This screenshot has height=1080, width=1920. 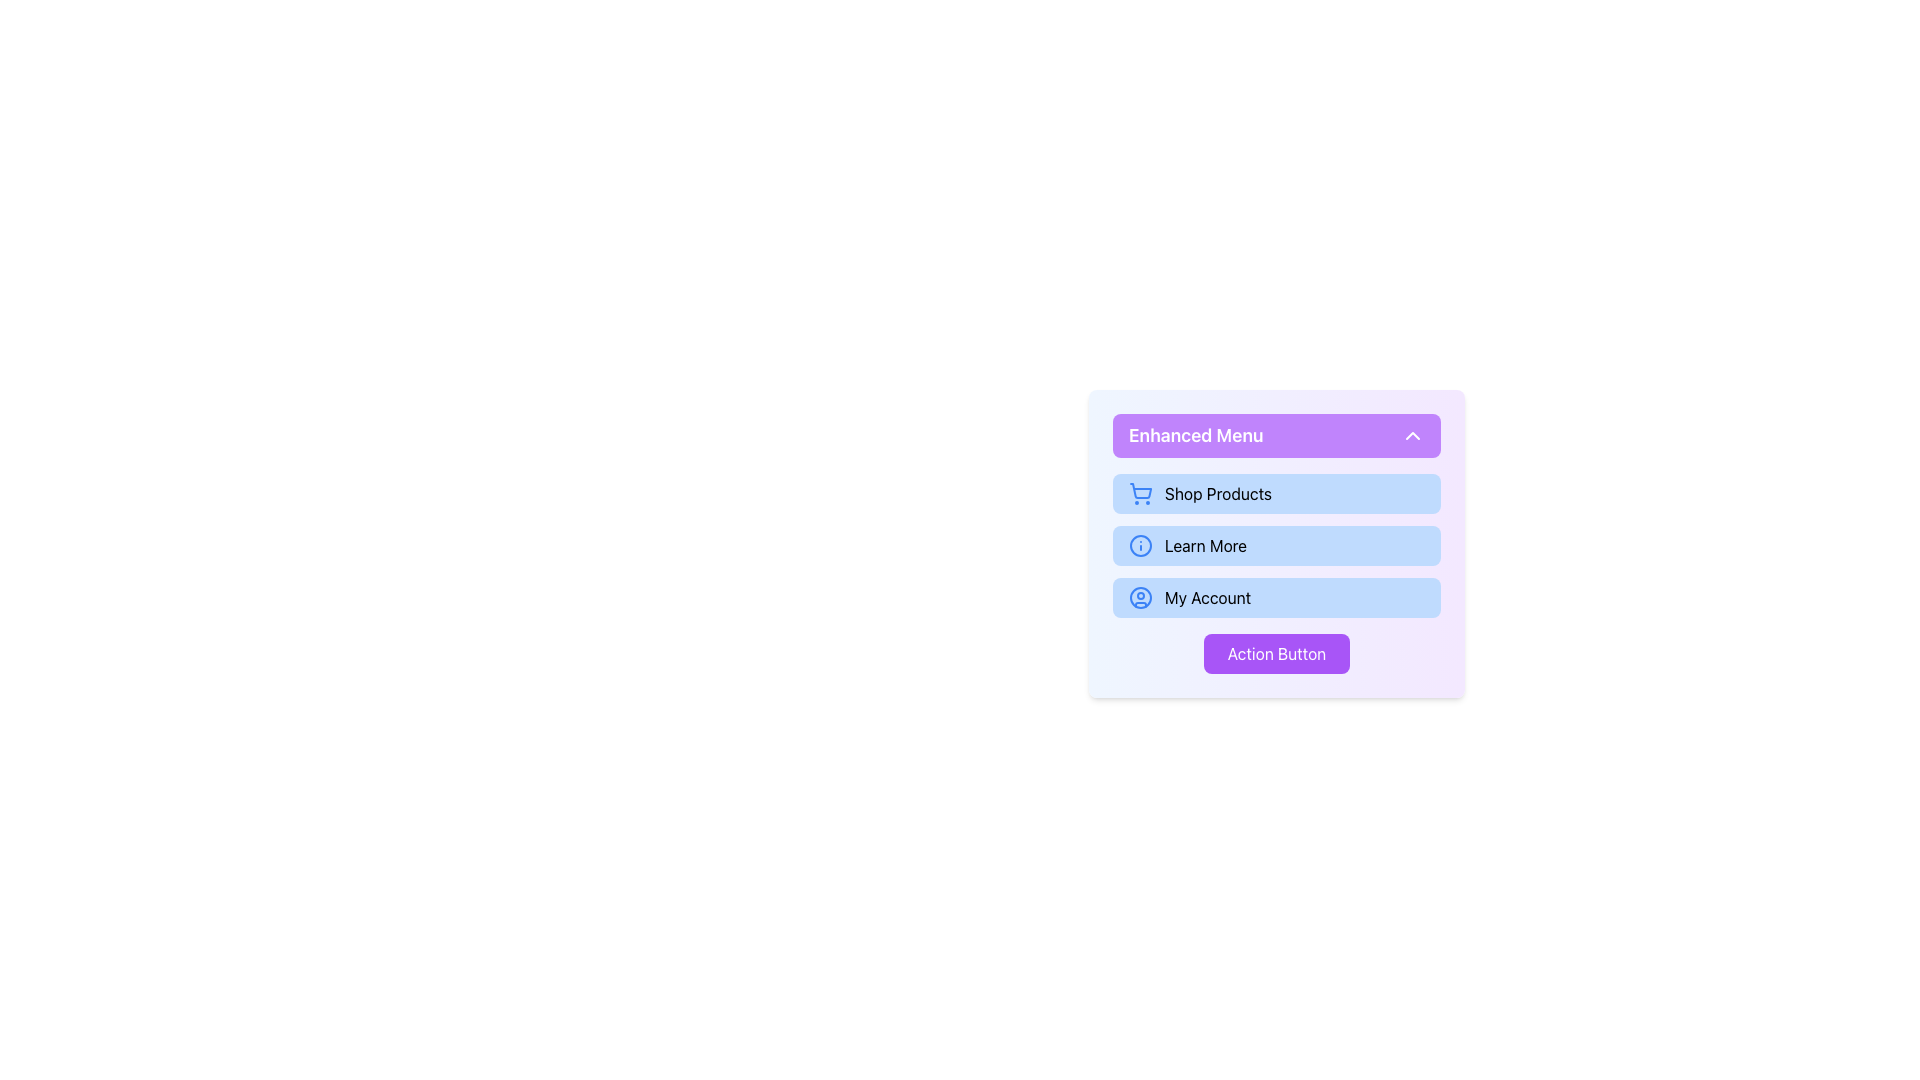 What do you see at coordinates (1275, 654) in the screenshot?
I see `the last button in the 'Enhanced Menu' card` at bounding box center [1275, 654].